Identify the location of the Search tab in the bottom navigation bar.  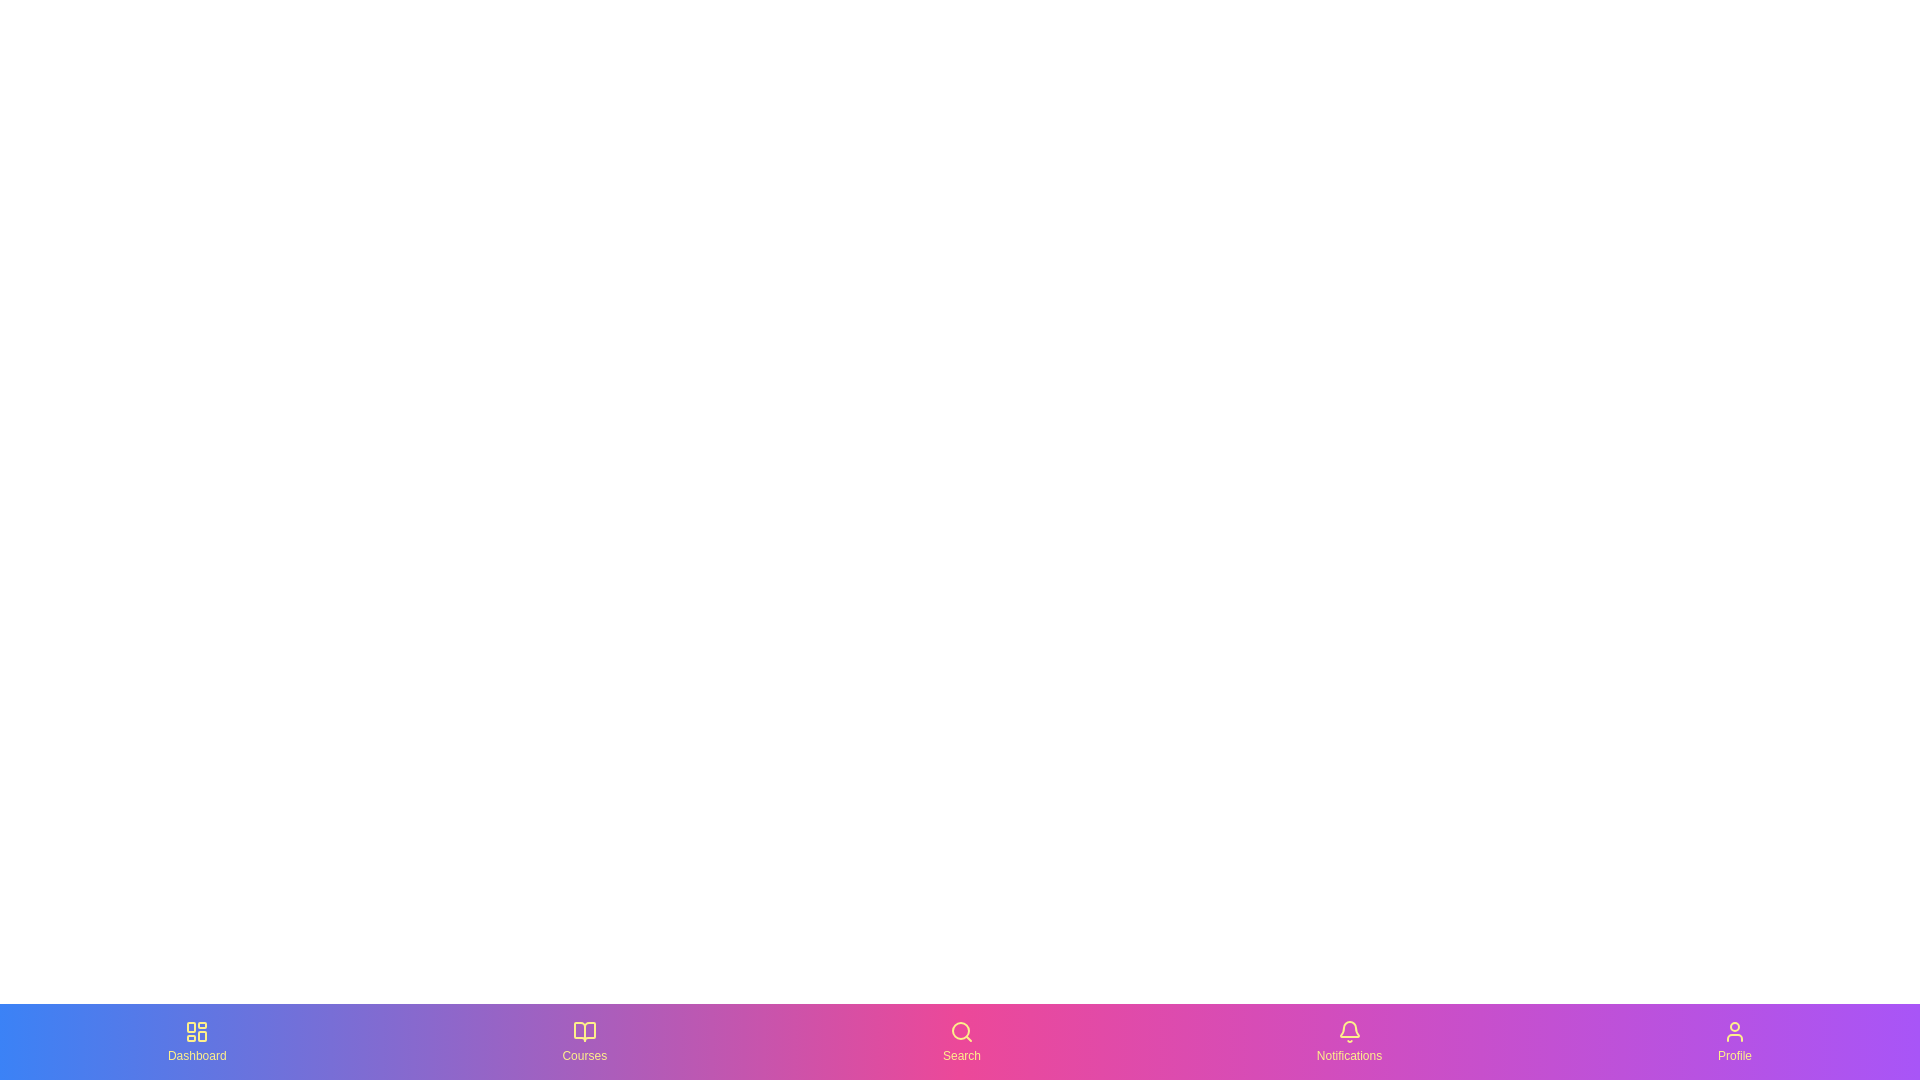
(961, 1040).